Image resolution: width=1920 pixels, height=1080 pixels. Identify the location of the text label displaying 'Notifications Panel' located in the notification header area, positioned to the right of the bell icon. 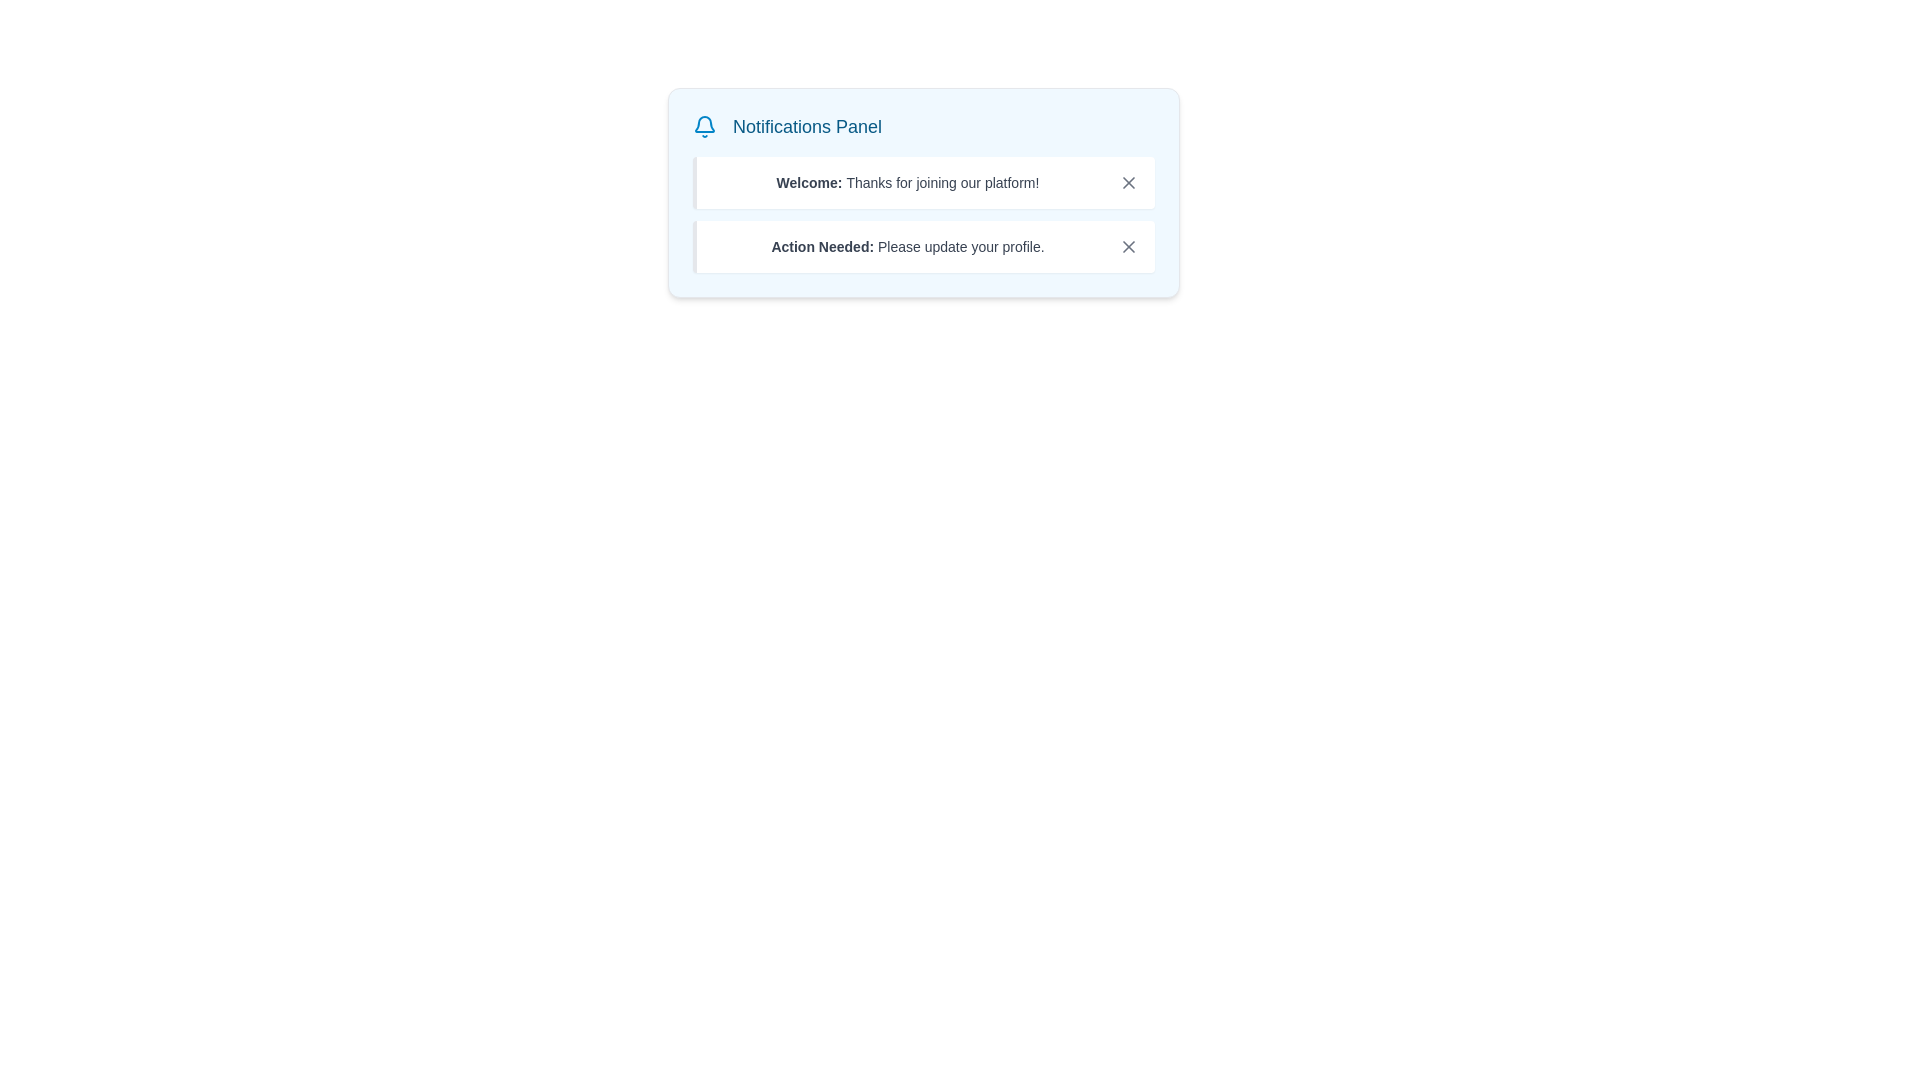
(807, 127).